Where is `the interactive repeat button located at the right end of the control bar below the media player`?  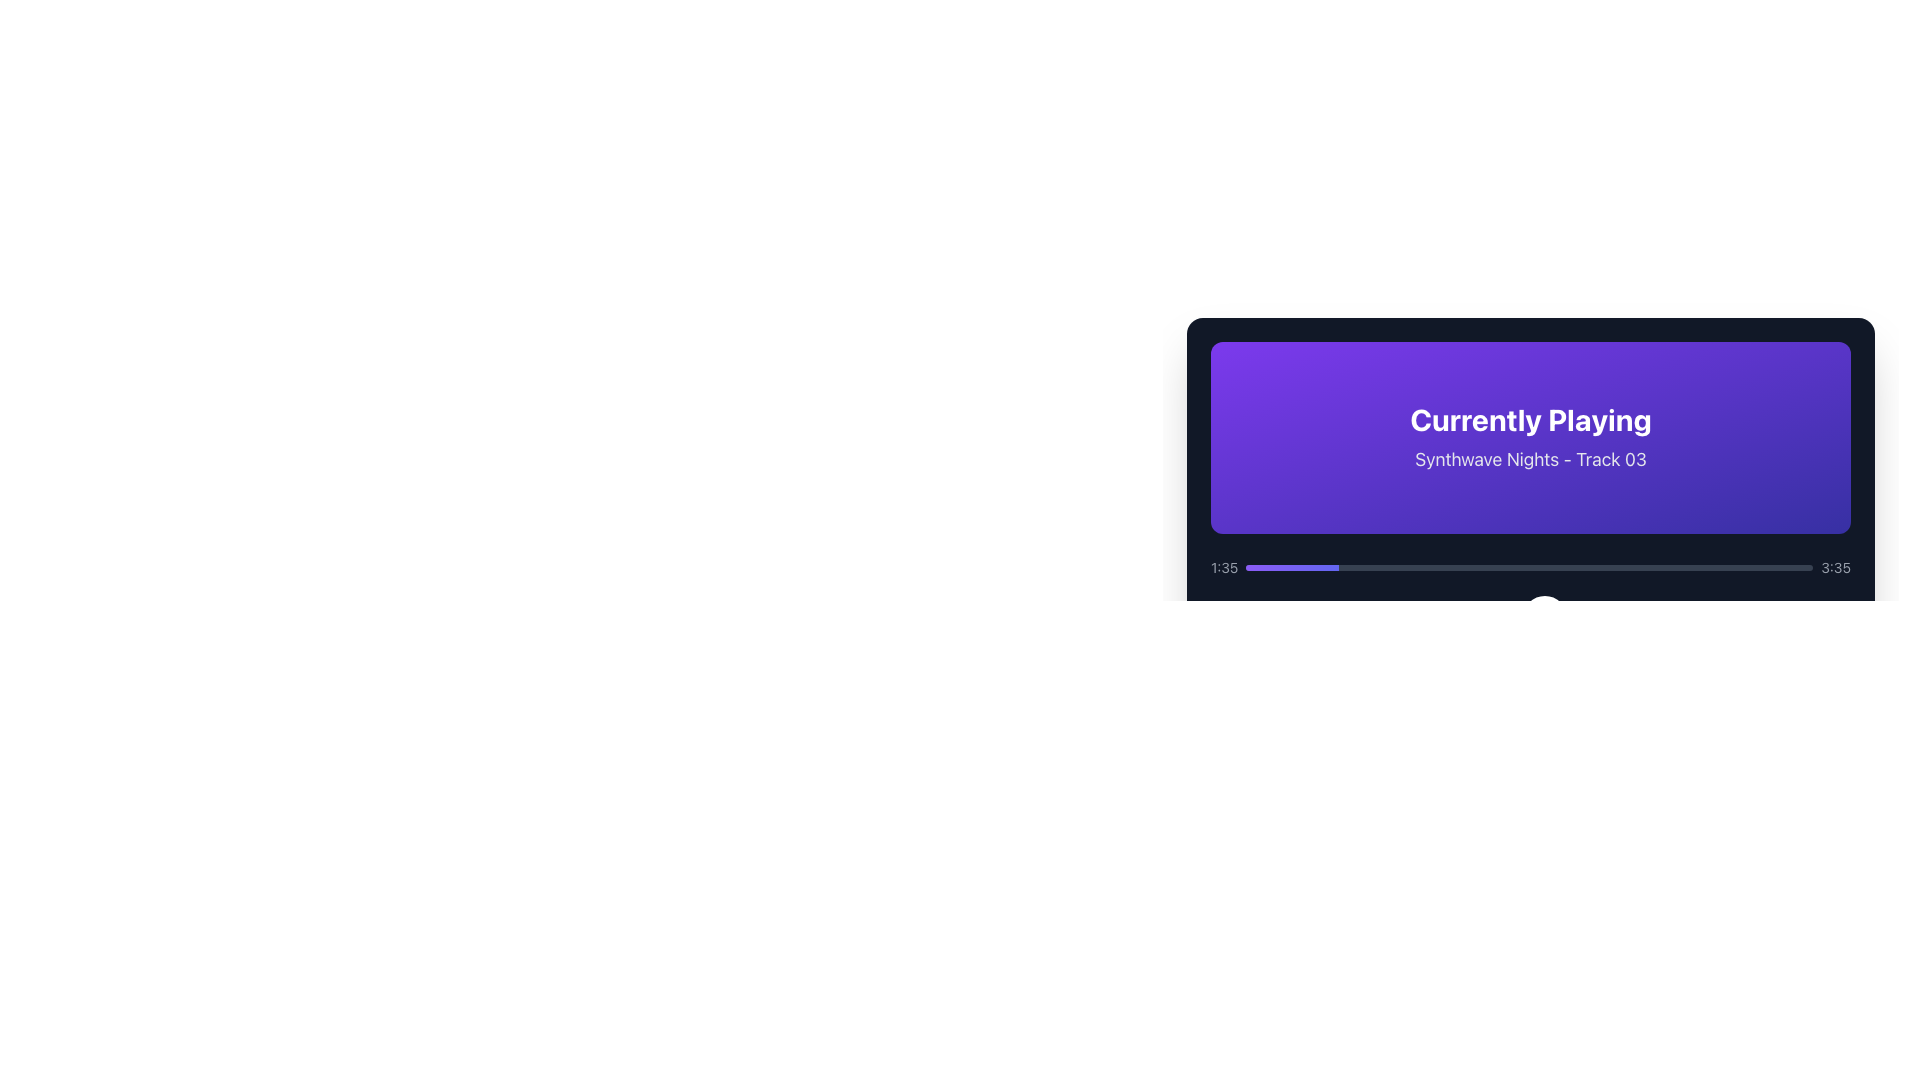 the interactive repeat button located at the right end of the control bar below the media player is located at coordinates (1651, 616).